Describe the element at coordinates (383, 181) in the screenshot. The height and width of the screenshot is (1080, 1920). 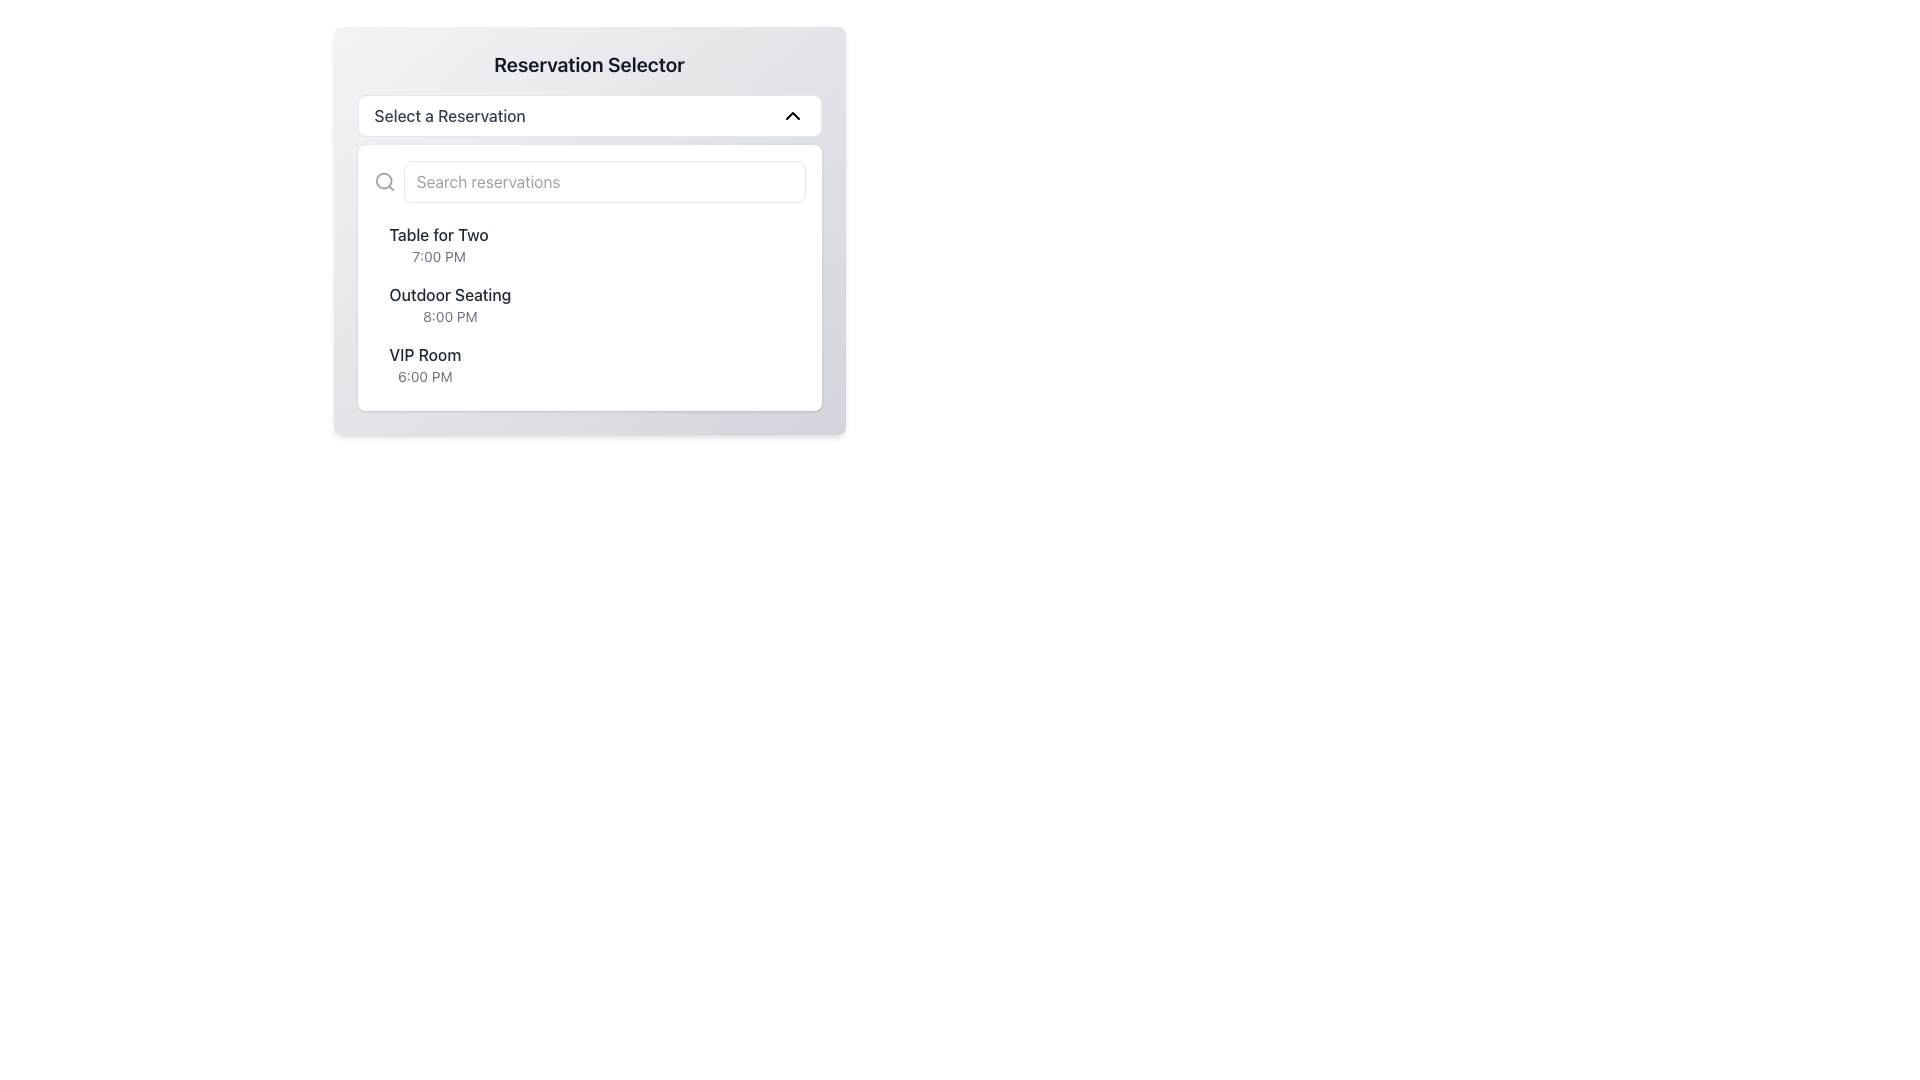
I see `the small circular SVG shape that is part of the magnifying glass icon located at the upper-left corner of the search field` at that location.